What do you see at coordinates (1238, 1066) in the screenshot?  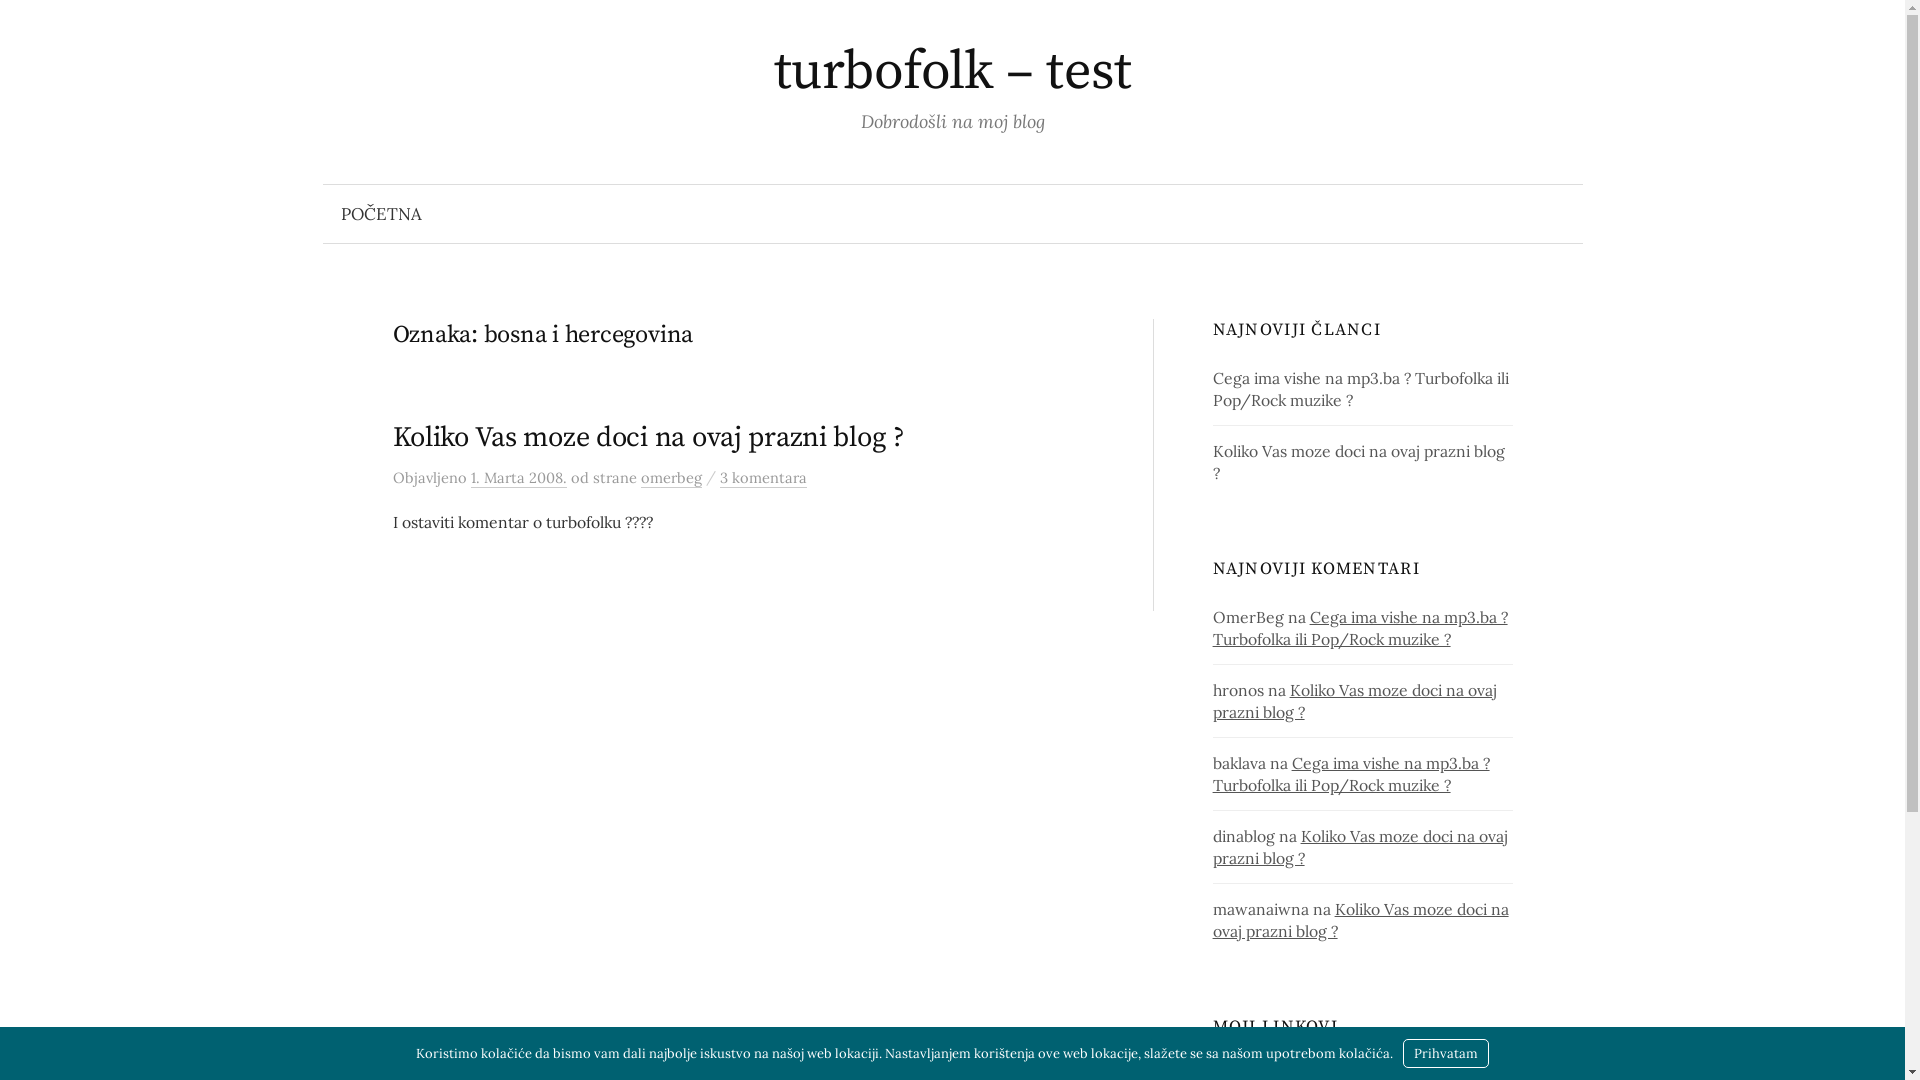 I see `'MP3.ba'` at bounding box center [1238, 1066].